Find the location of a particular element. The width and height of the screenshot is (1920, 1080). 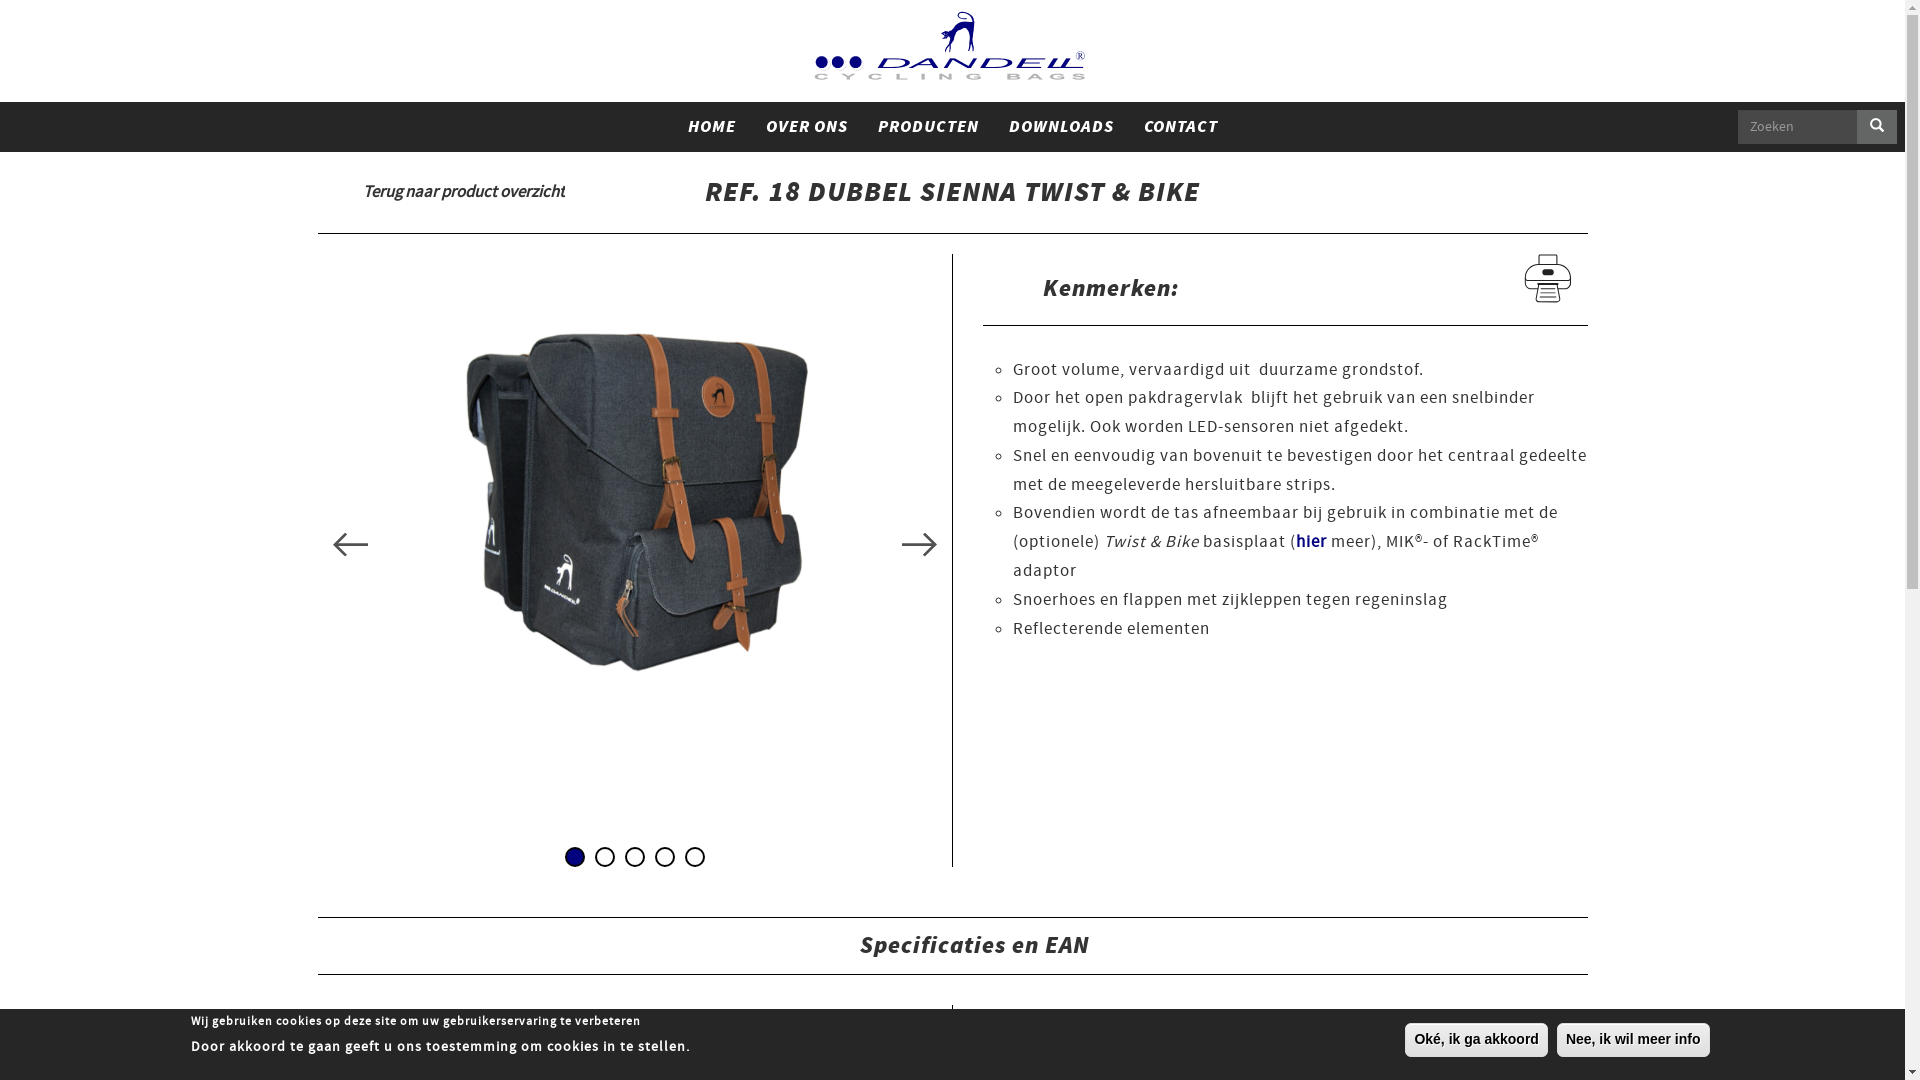

'HOME' is located at coordinates (710, 127).